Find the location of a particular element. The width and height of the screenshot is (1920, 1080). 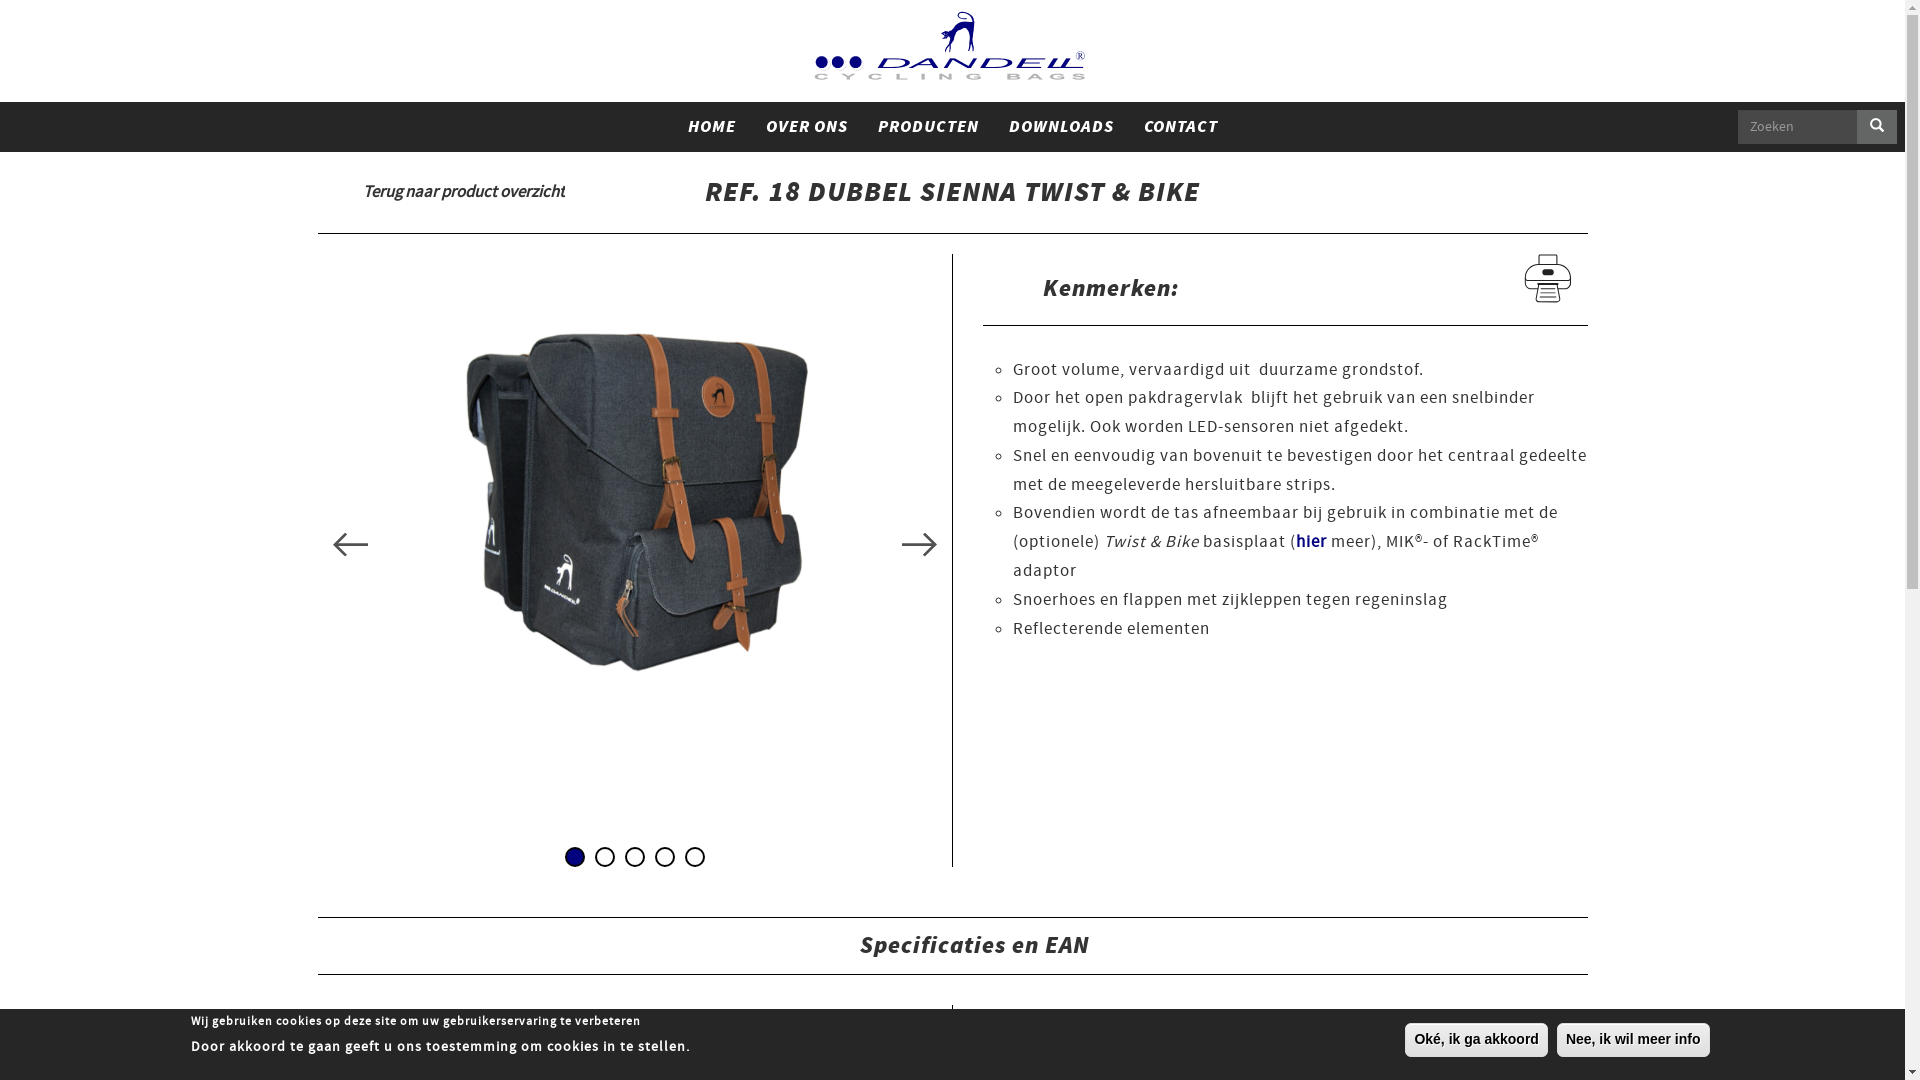

'HOME' is located at coordinates (710, 127).